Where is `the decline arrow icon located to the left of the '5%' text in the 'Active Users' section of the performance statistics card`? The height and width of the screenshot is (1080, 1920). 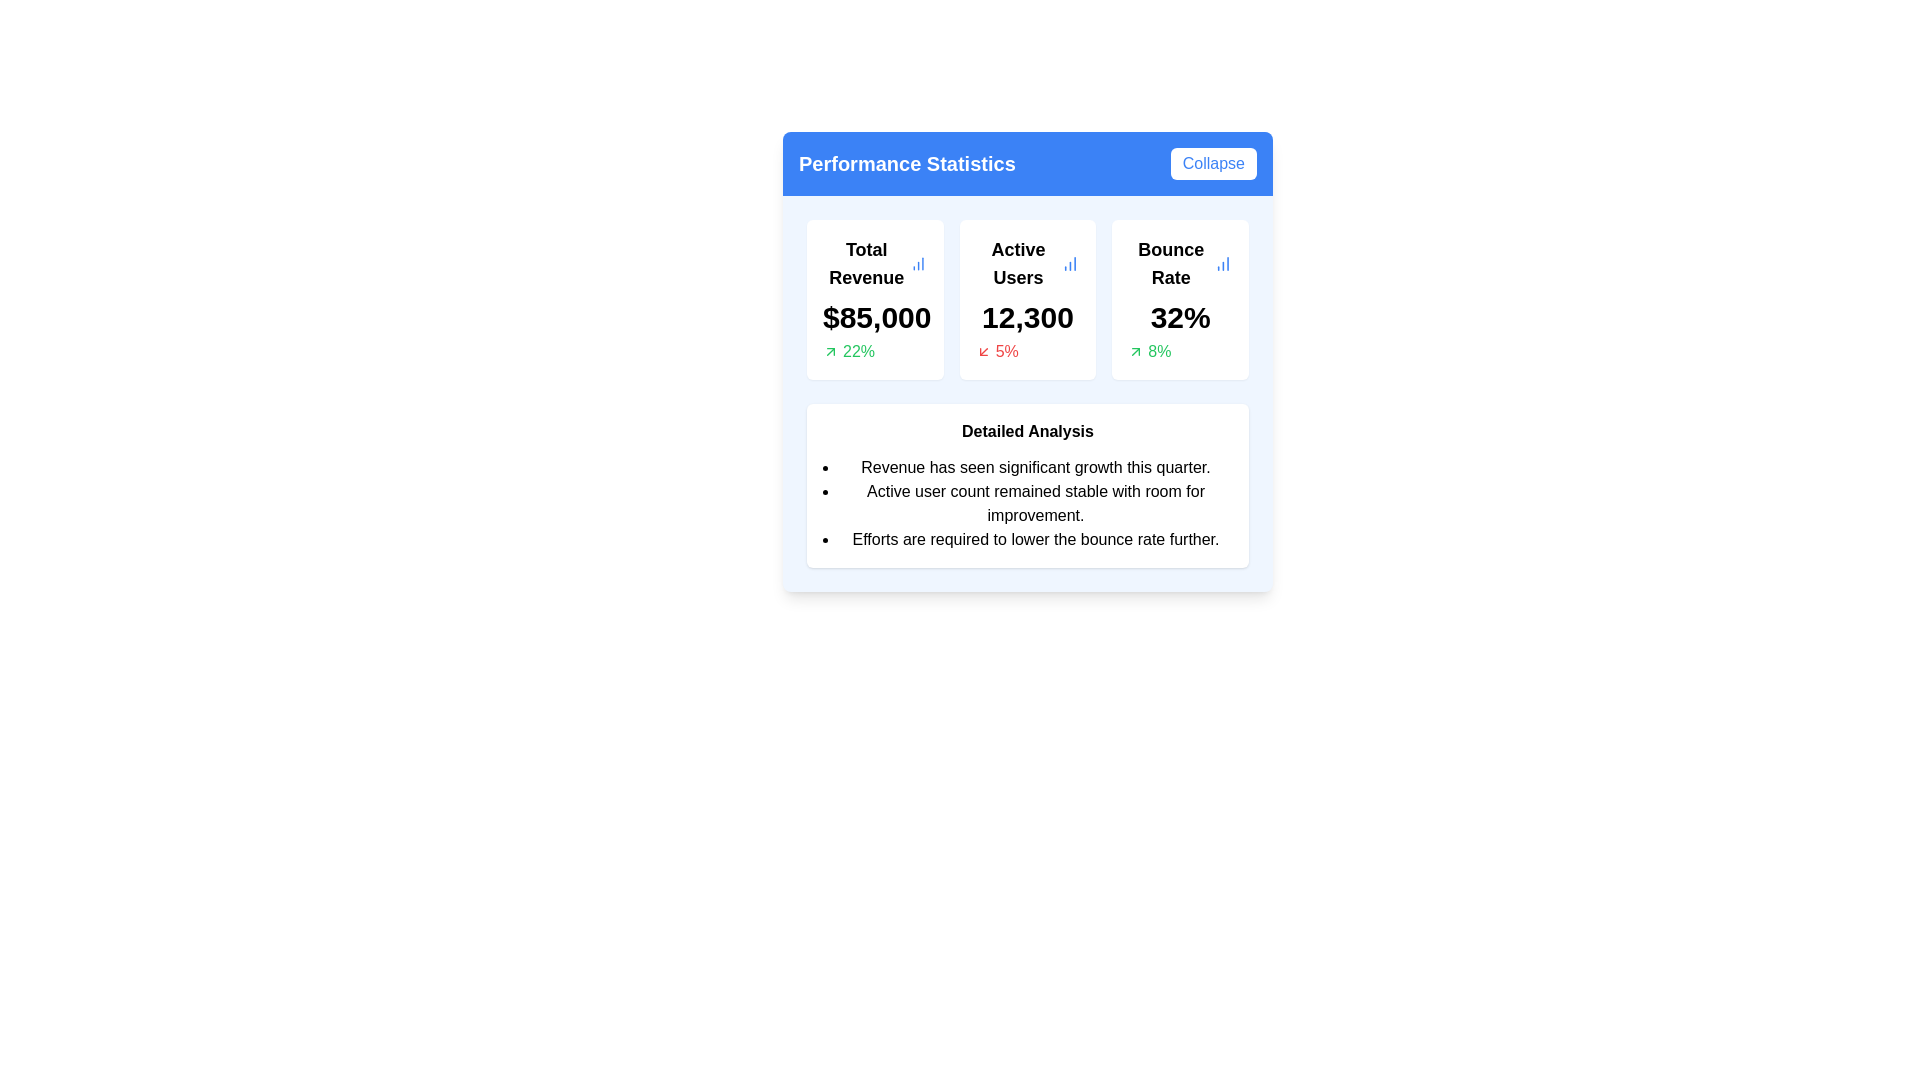 the decline arrow icon located to the left of the '5%' text in the 'Active Users' section of the performance statistics card is located at coordinates (983, 350).